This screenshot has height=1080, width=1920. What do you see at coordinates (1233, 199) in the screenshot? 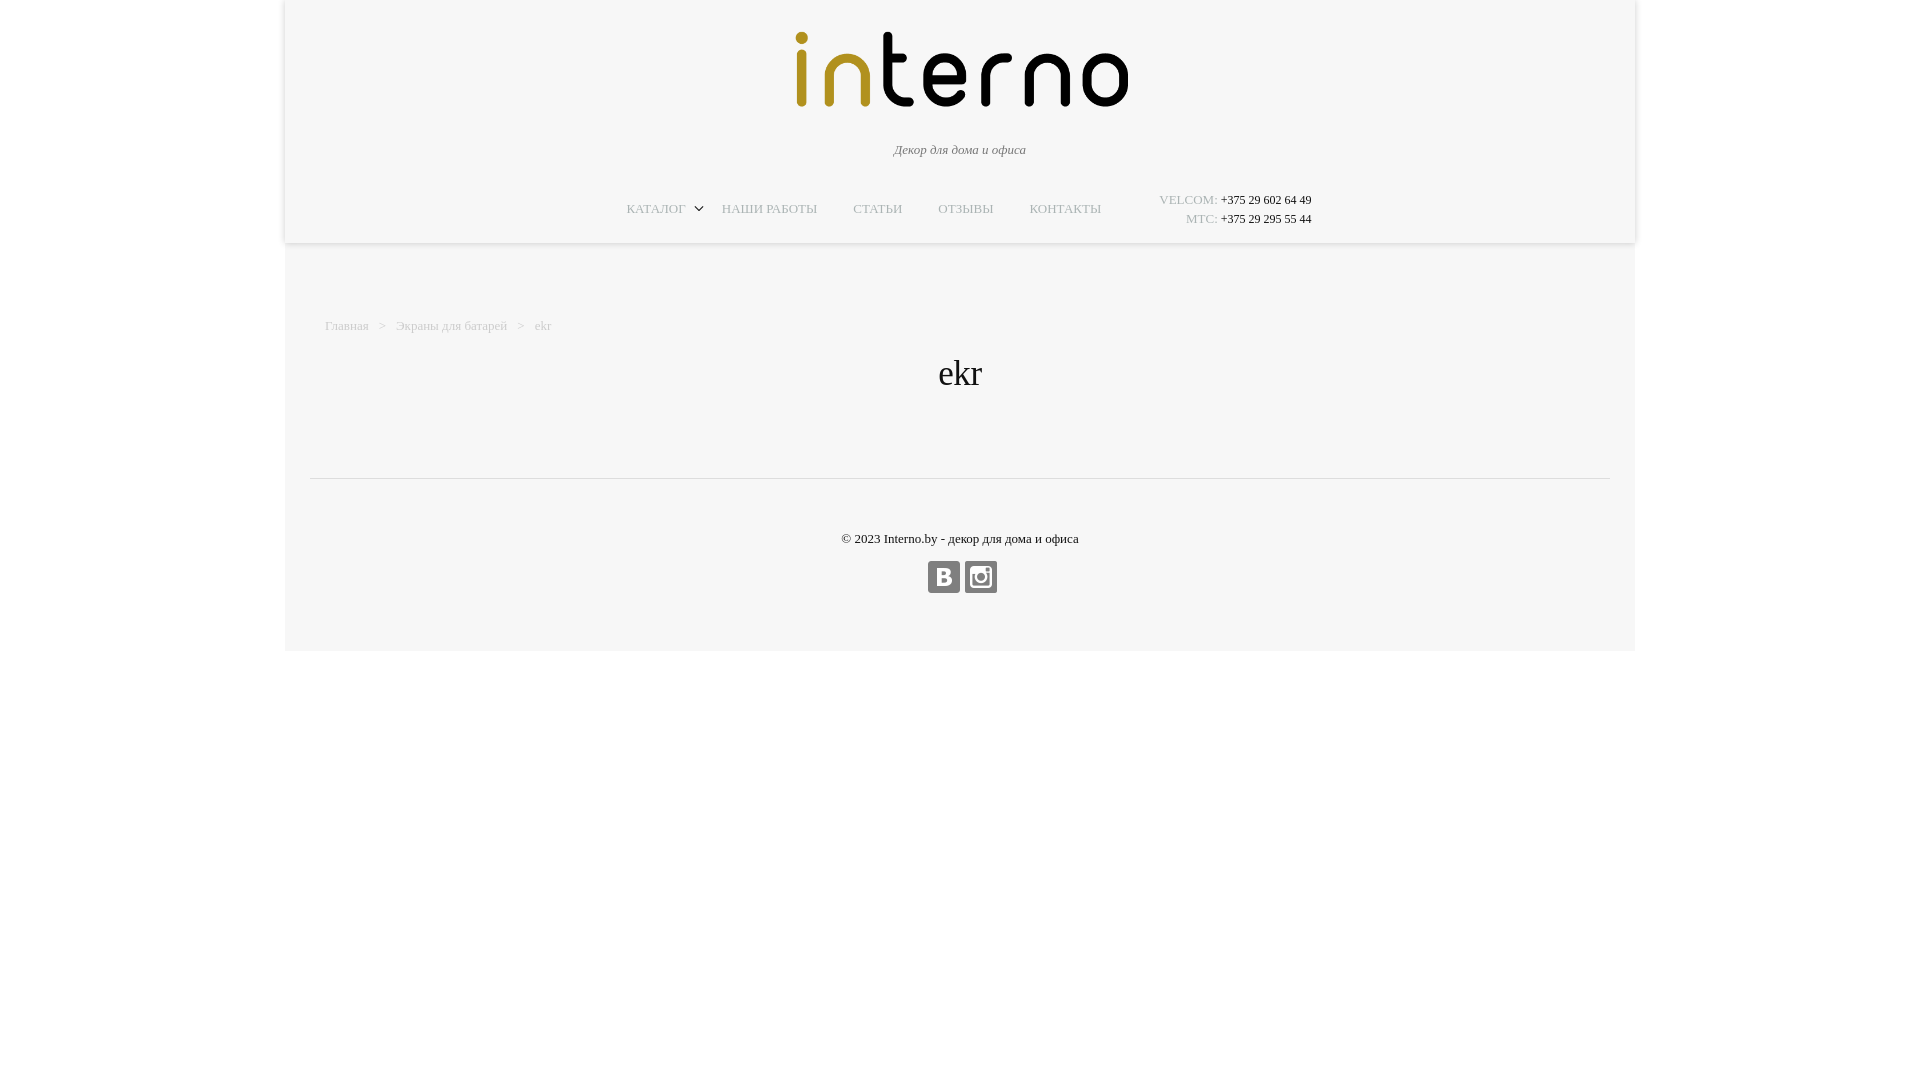
I see `'VELCOM: +375 29 602 64 49'` at bounding box center [1233, 199].